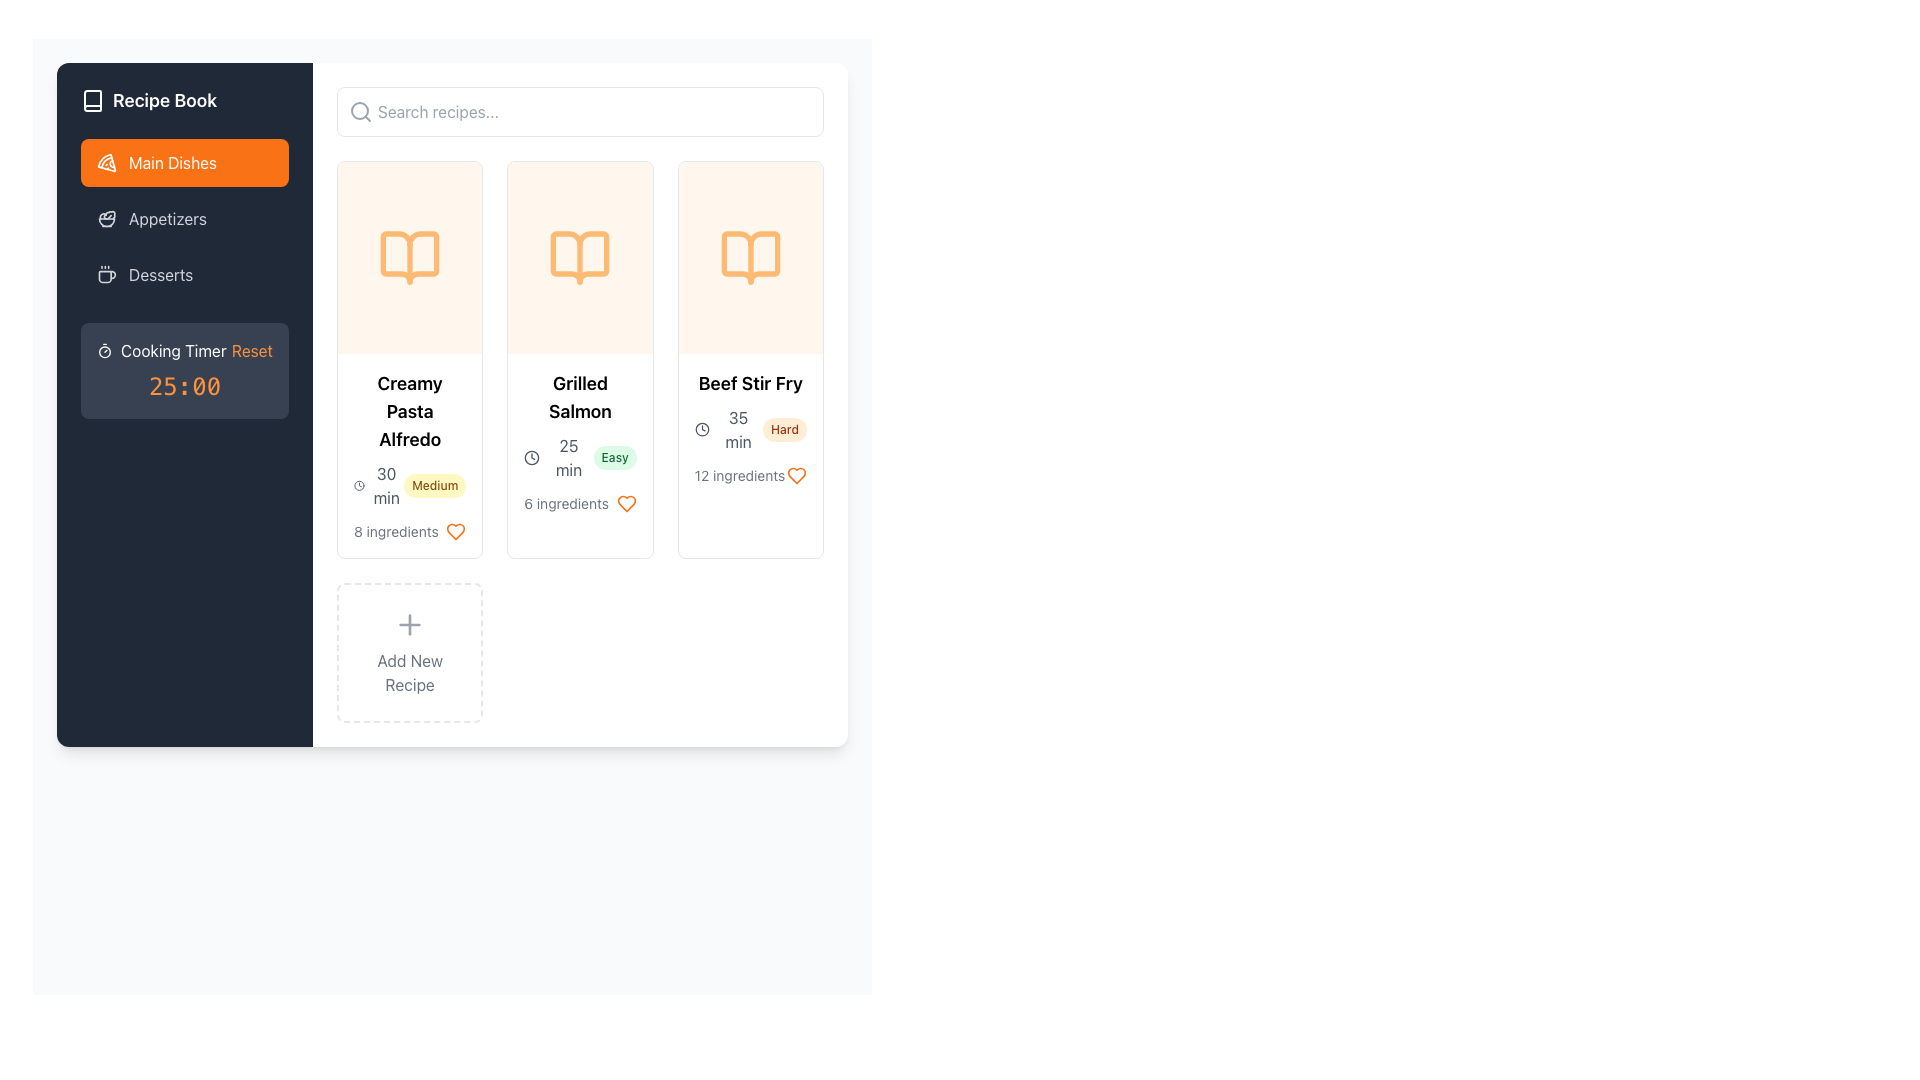 The image size is (1920, 1080). What do you see at coordinates (579, 397) in the screenshot?
I see `the 'Grilled Salmon' text label, which is the title of a recipe card, located at the top of the second card in a vertical recipe list` at bounding box center [579, 397].